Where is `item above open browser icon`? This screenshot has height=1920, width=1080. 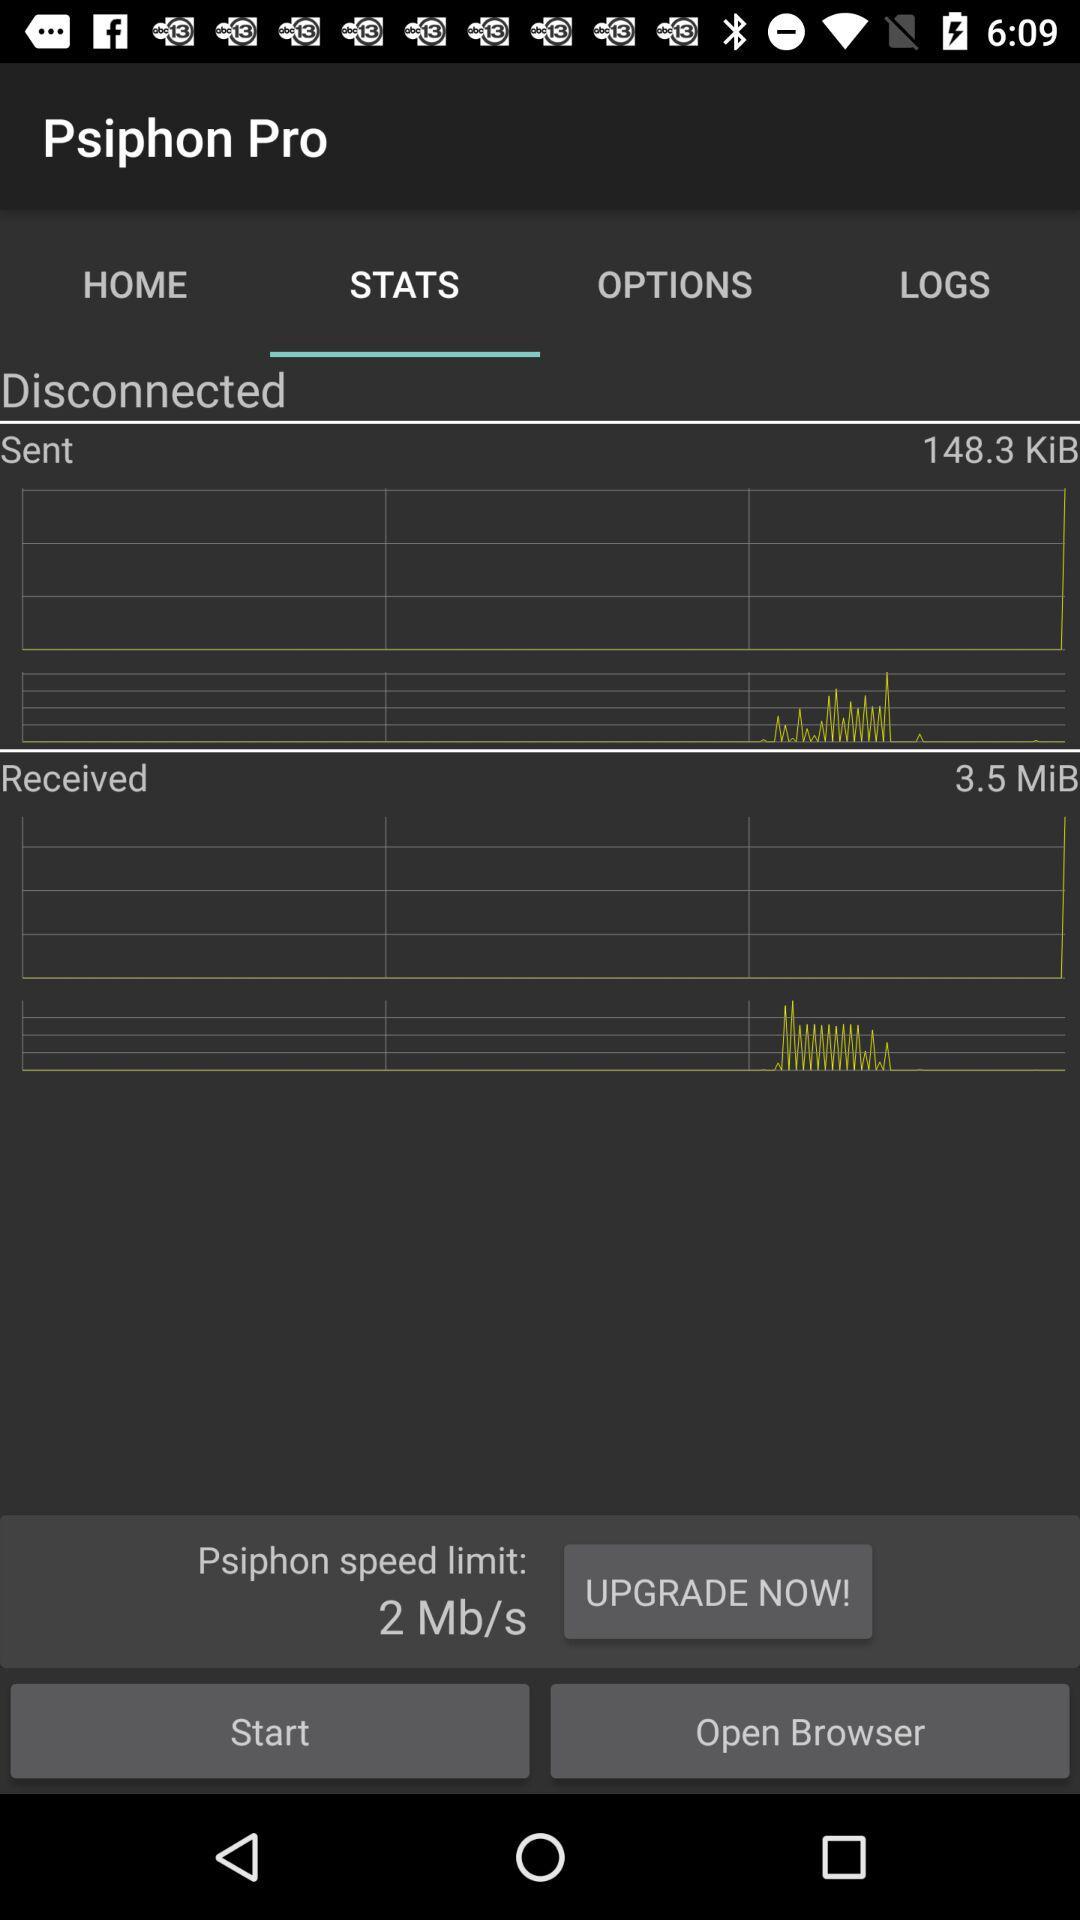
item above open browser icon is located at coordinates (717, 1590).